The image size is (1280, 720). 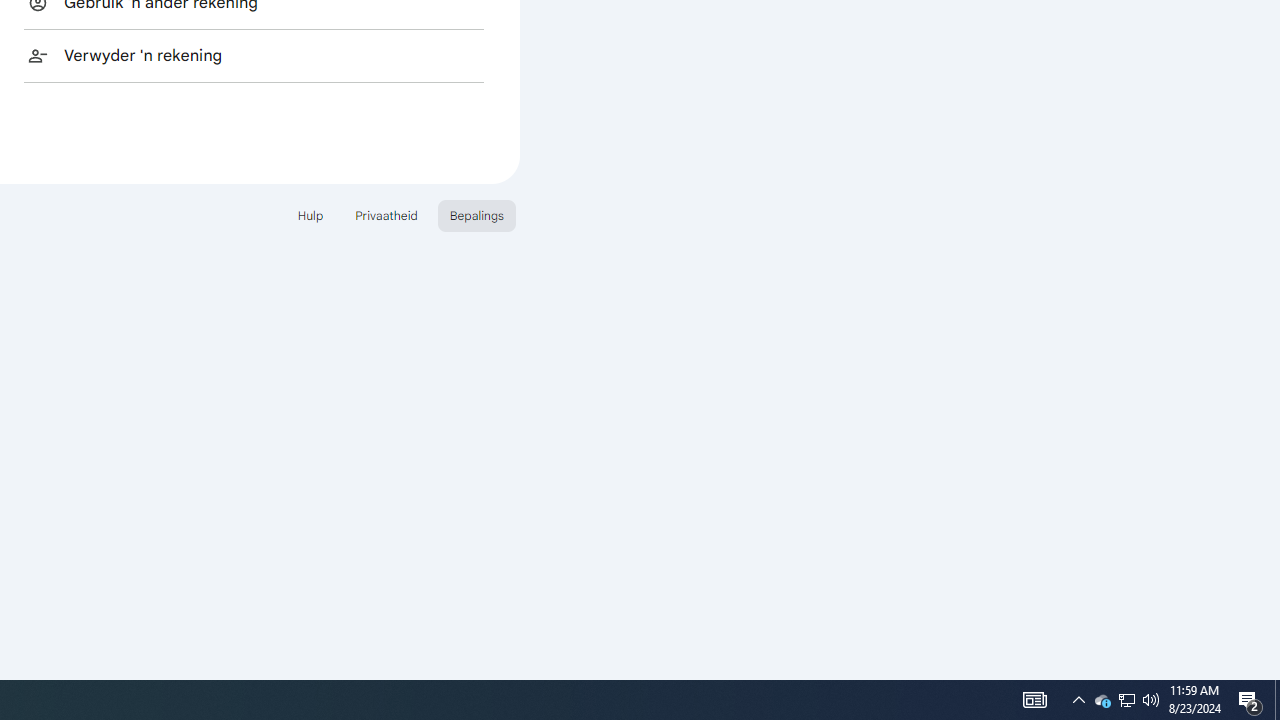 I want to click on 'Bepalings', so click(x=475, y=215).